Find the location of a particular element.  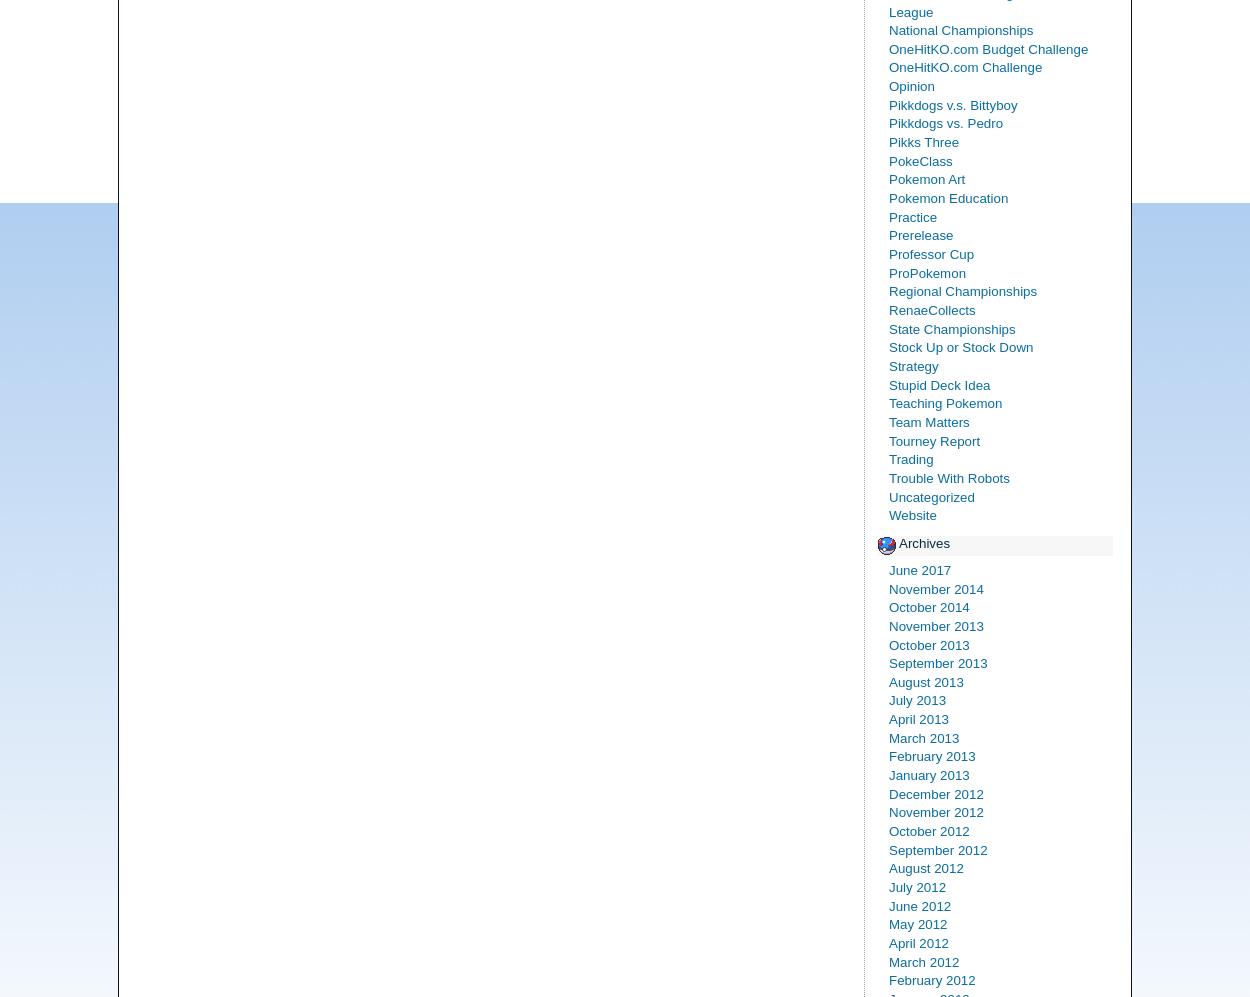

'December 2012' is located at coordinates (889, 792).